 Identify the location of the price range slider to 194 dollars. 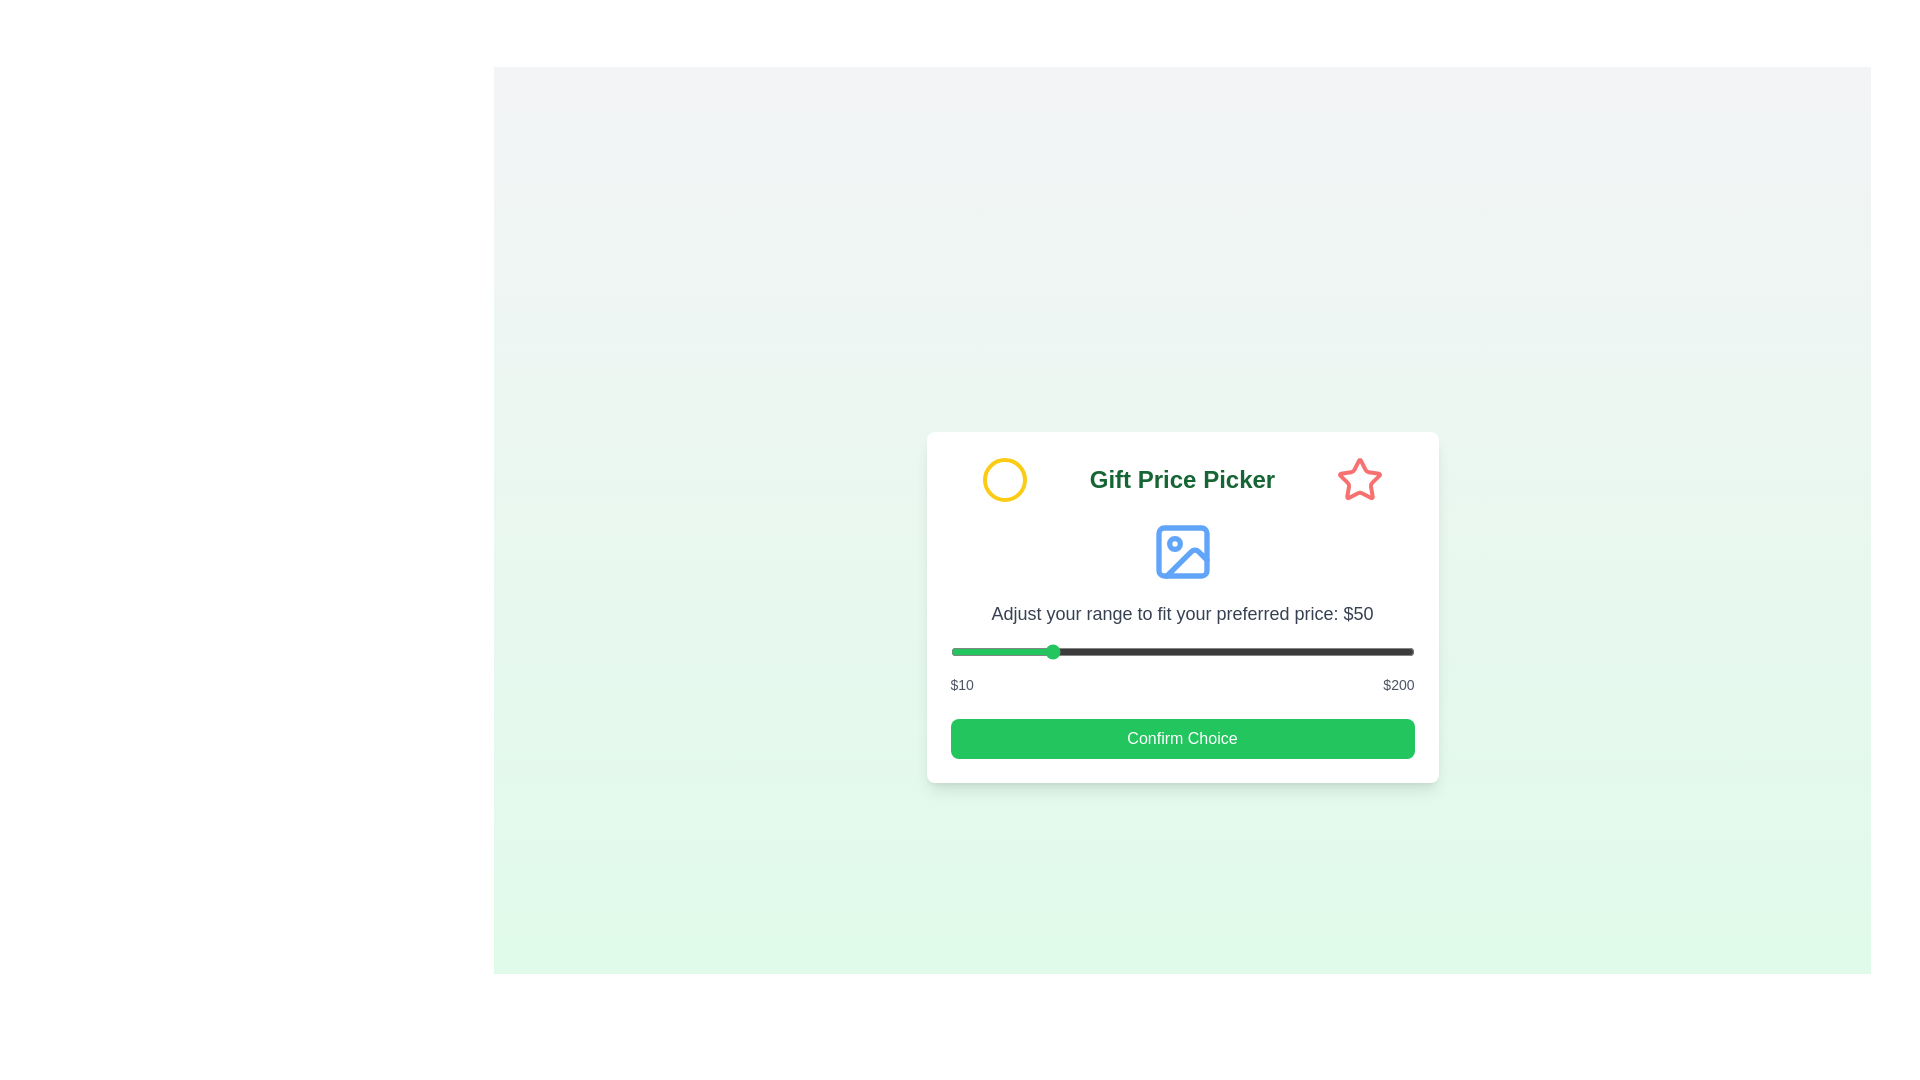
(1398, 651).